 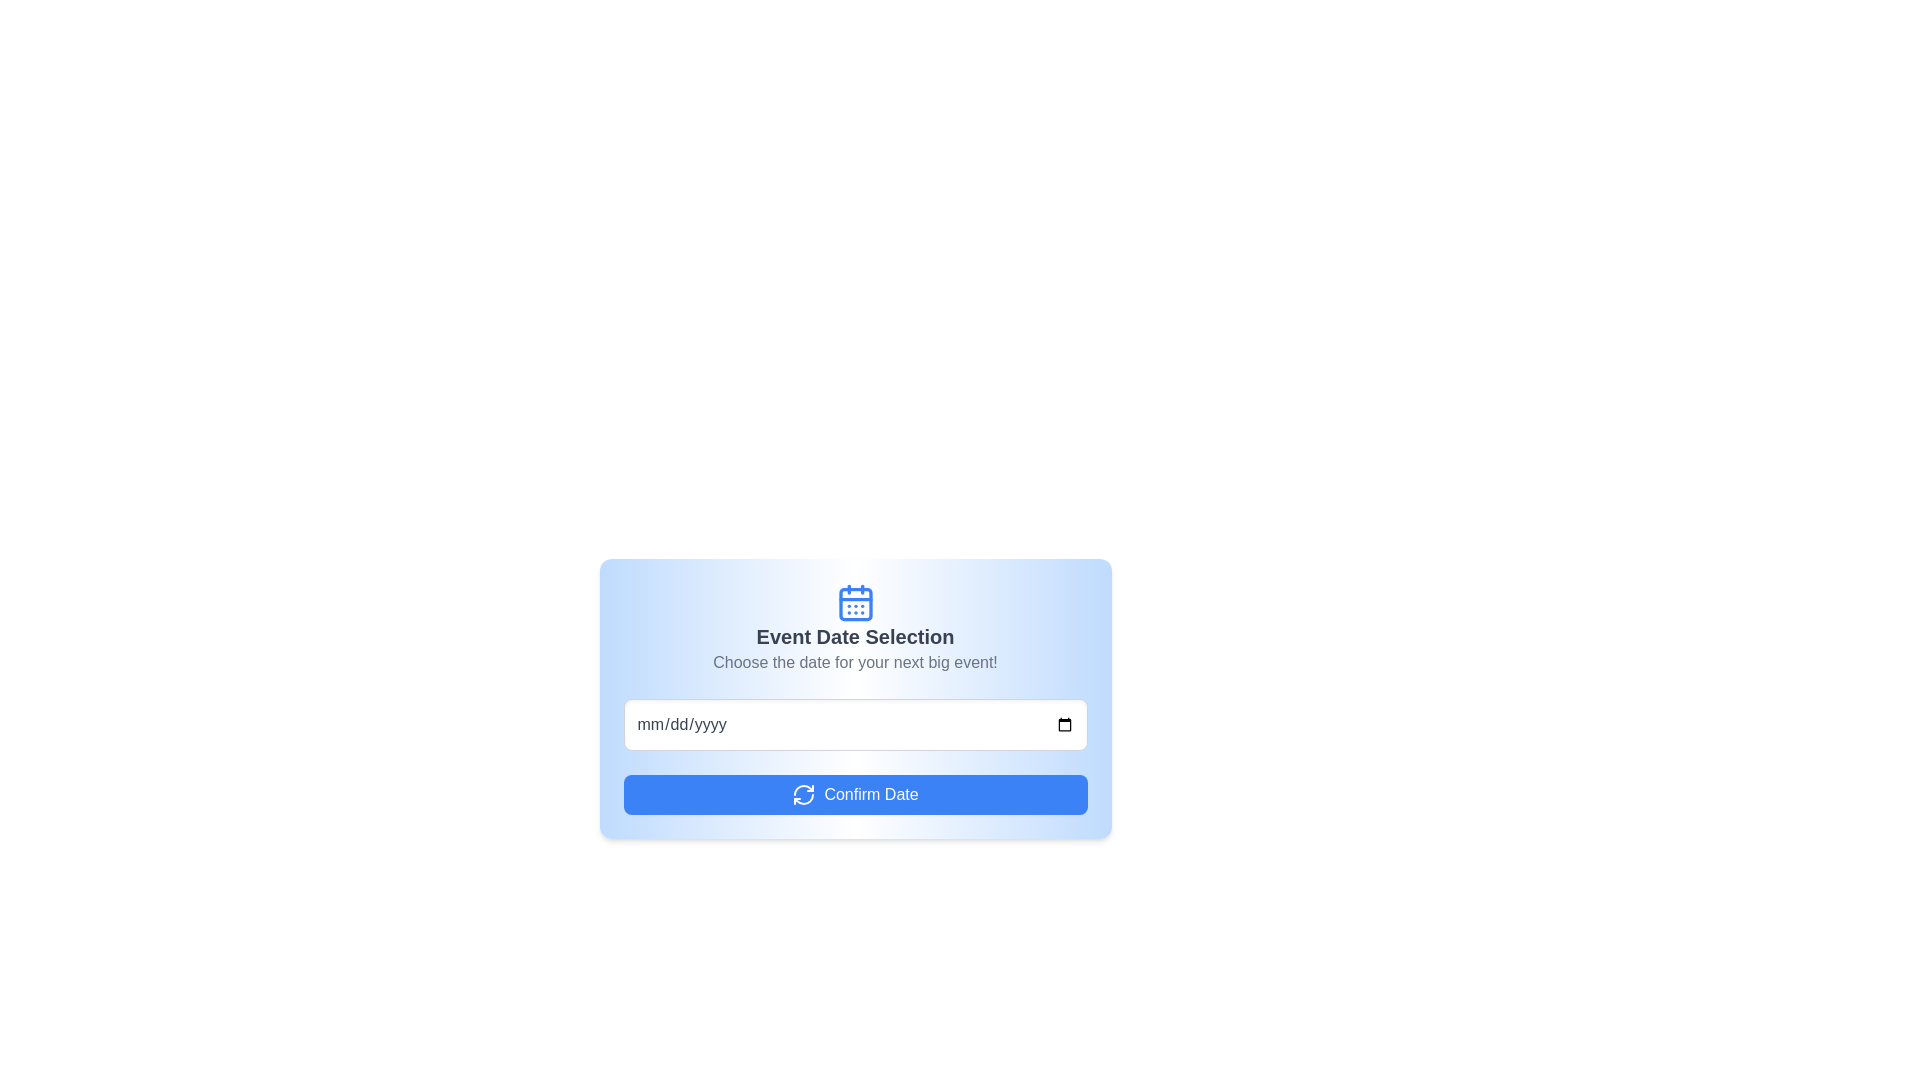 What do you see at coordinates (855, 636) in the screenshot?
I see `the title text heading that provides context for selecting a date, positioned below a calendar icon and above the descriptive text 'Choose the date for your next big event!'` at bounding box center [855, 636].